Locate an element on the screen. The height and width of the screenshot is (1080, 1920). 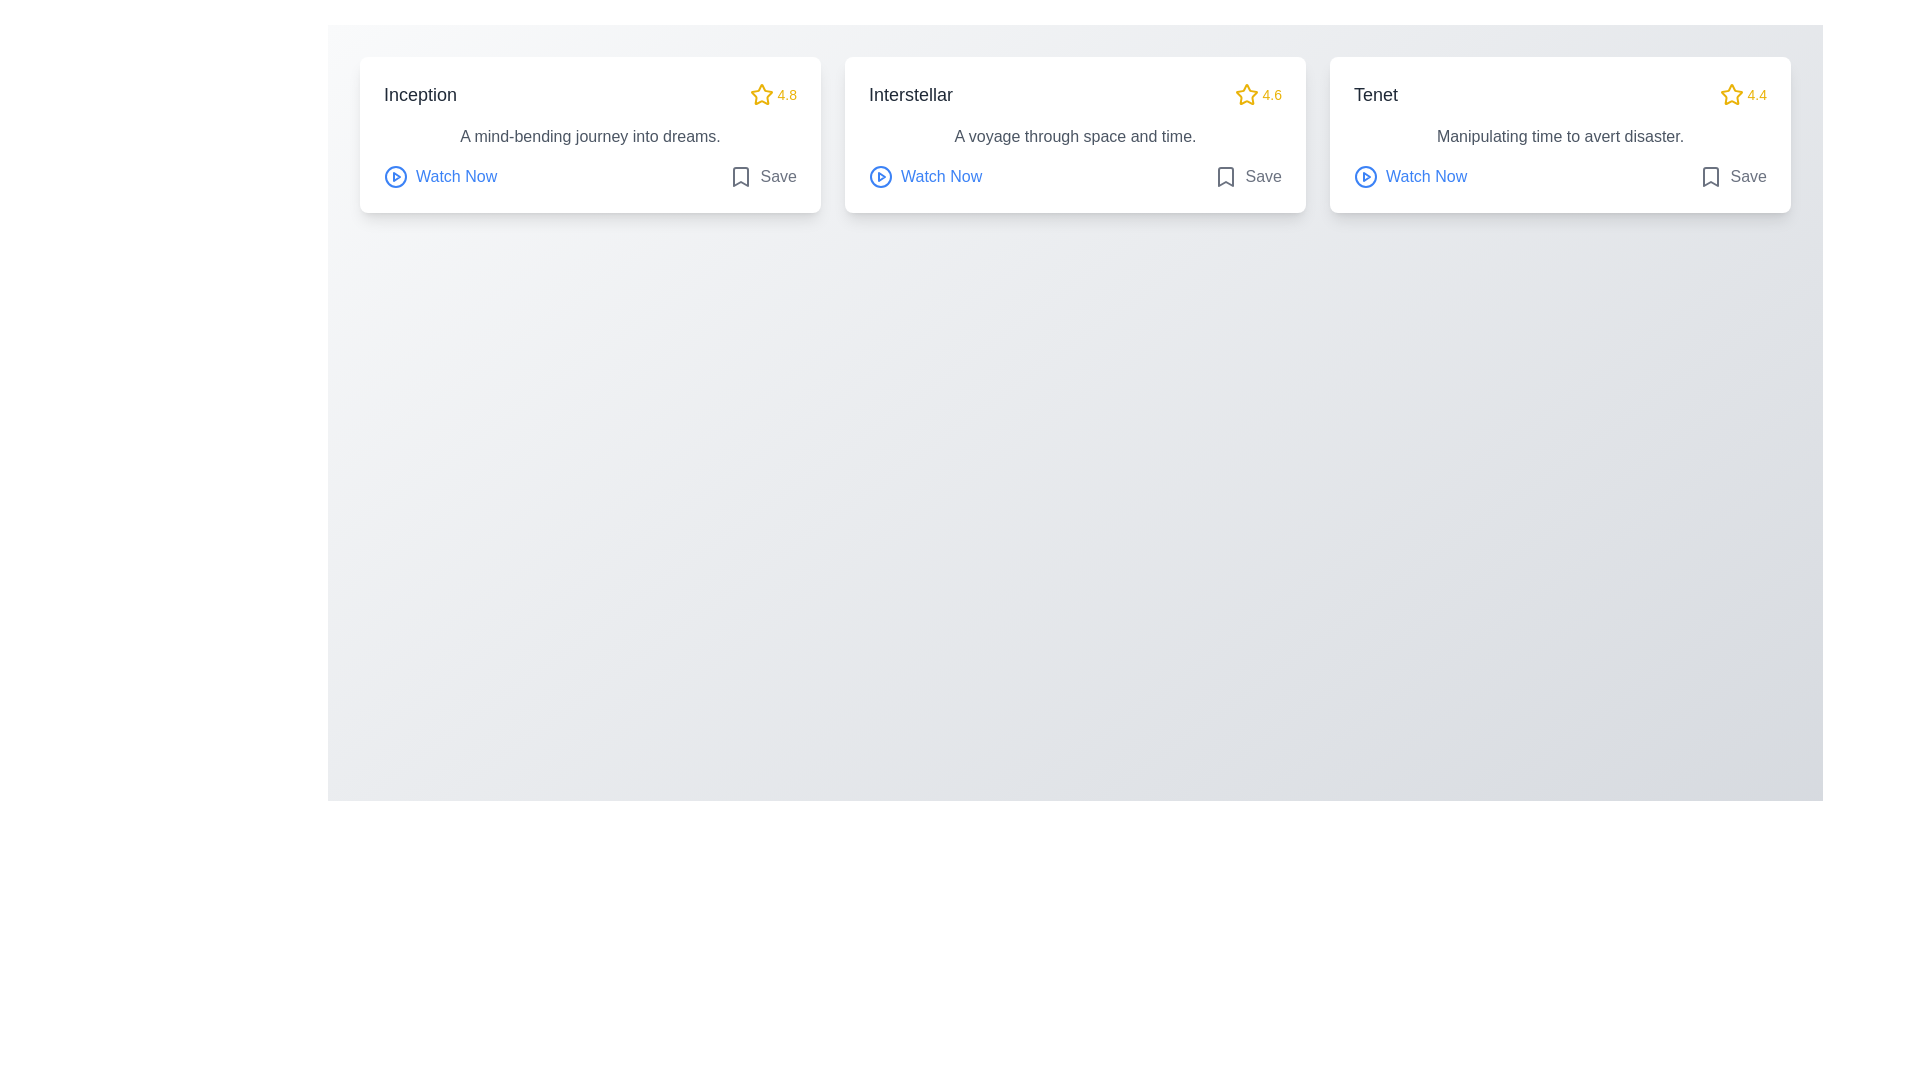
the yellow star icon with the text '4.8' in the top-right corner of the 'Inception' card is located at coordinates (772, 95).